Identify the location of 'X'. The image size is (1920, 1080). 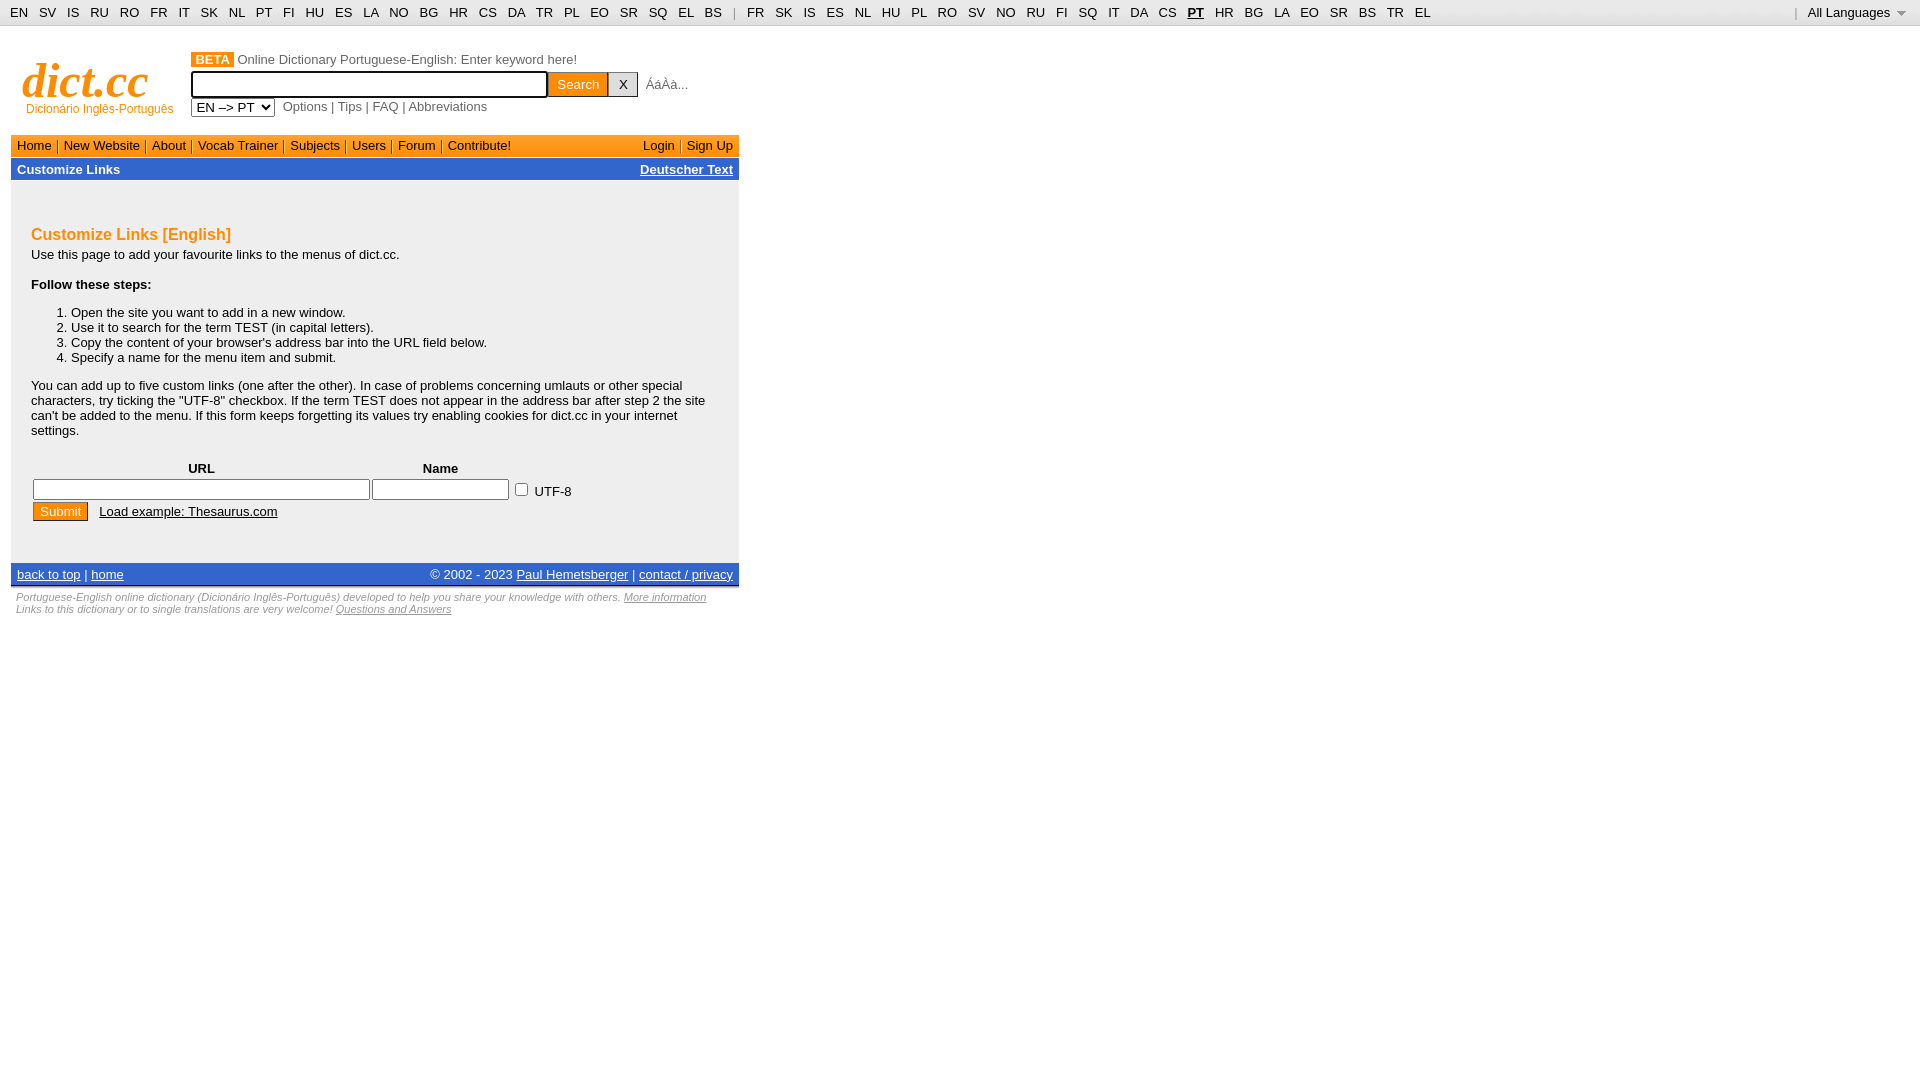
(622, 83).